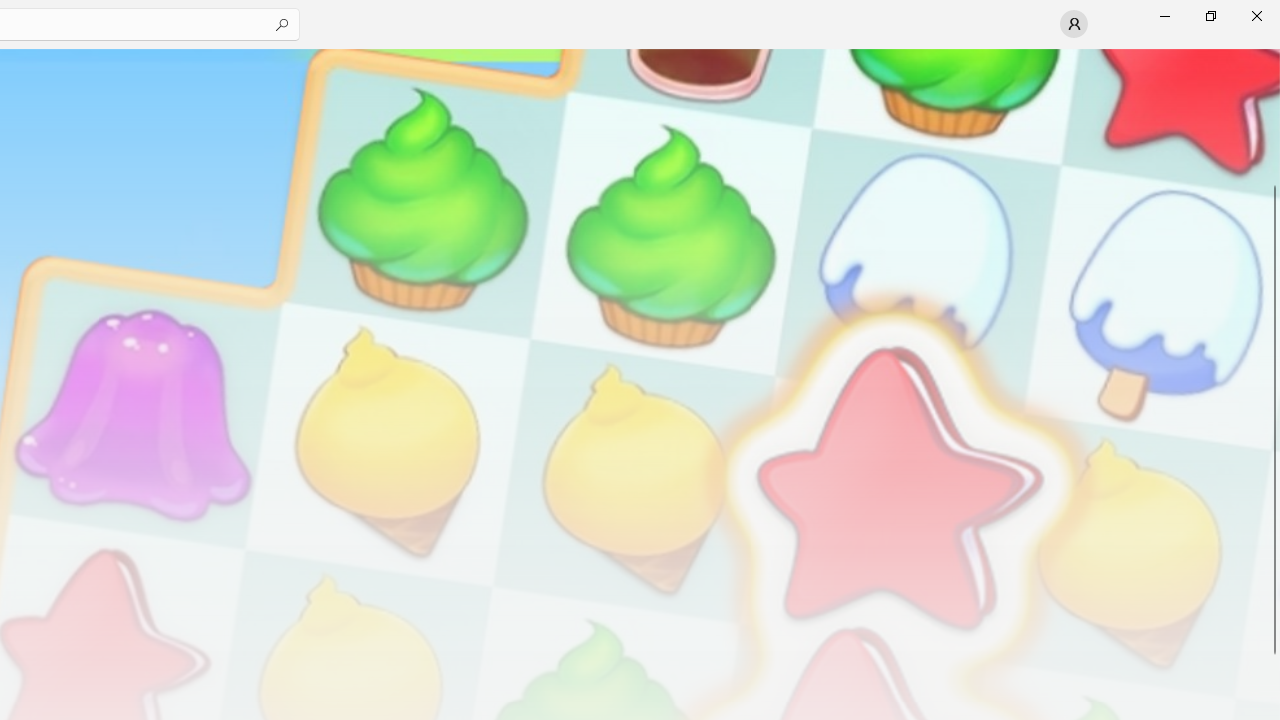 Image resolution: width=1280 pixels, height=720 pixels. I want to click on 'User profile', so click(1072, 24).